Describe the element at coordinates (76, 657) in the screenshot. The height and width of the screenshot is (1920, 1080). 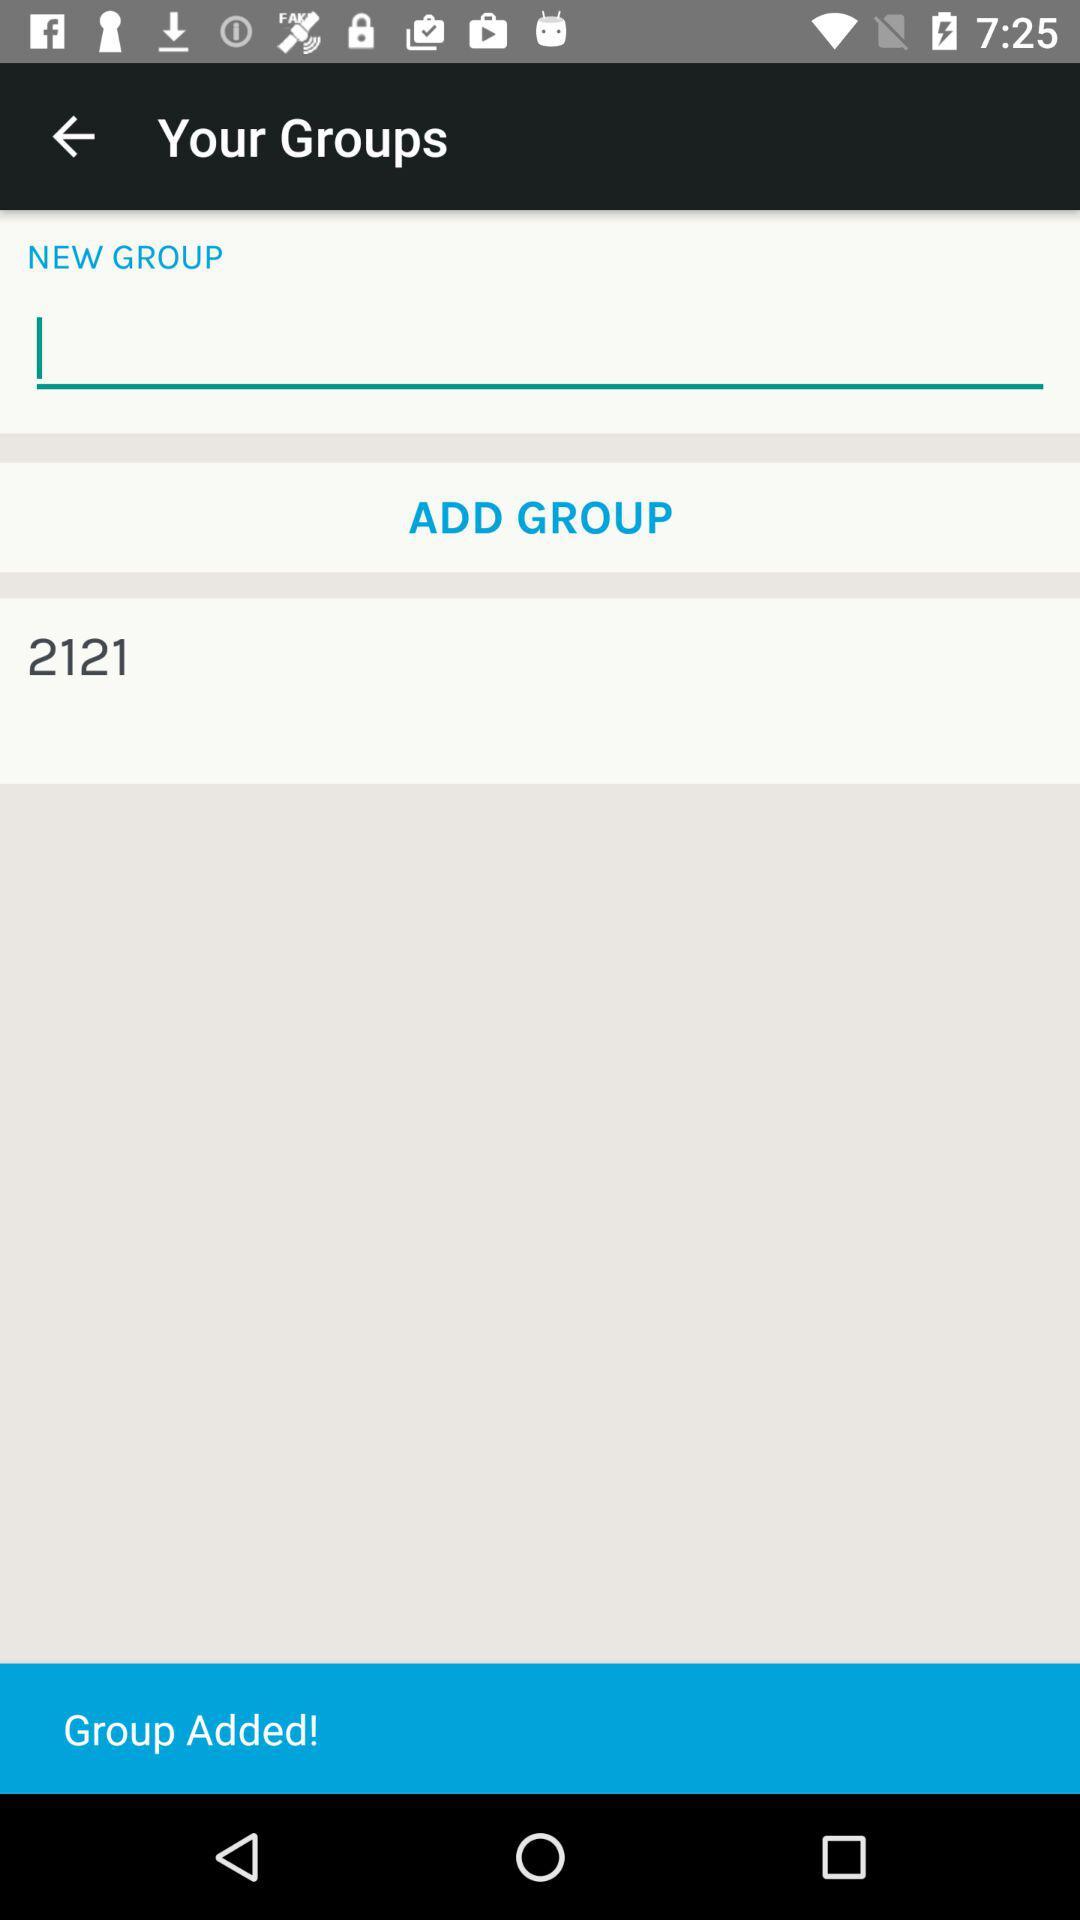
I see `2121 item` at that location.